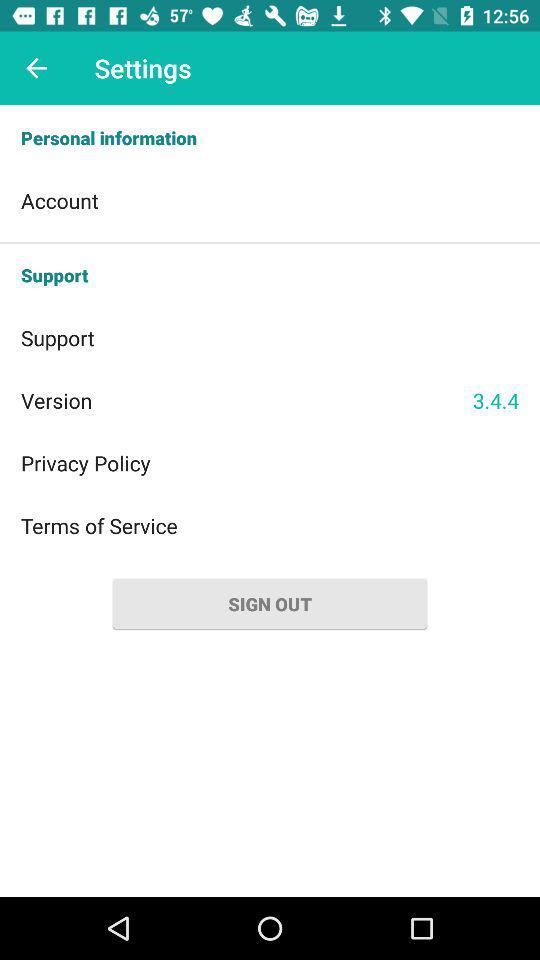 Image resolution: width=540 pixels, height=960 pixels. Describe the element at coordinates (270, 463) in the screenshot. I see `the icon above terms of service item` at that location.